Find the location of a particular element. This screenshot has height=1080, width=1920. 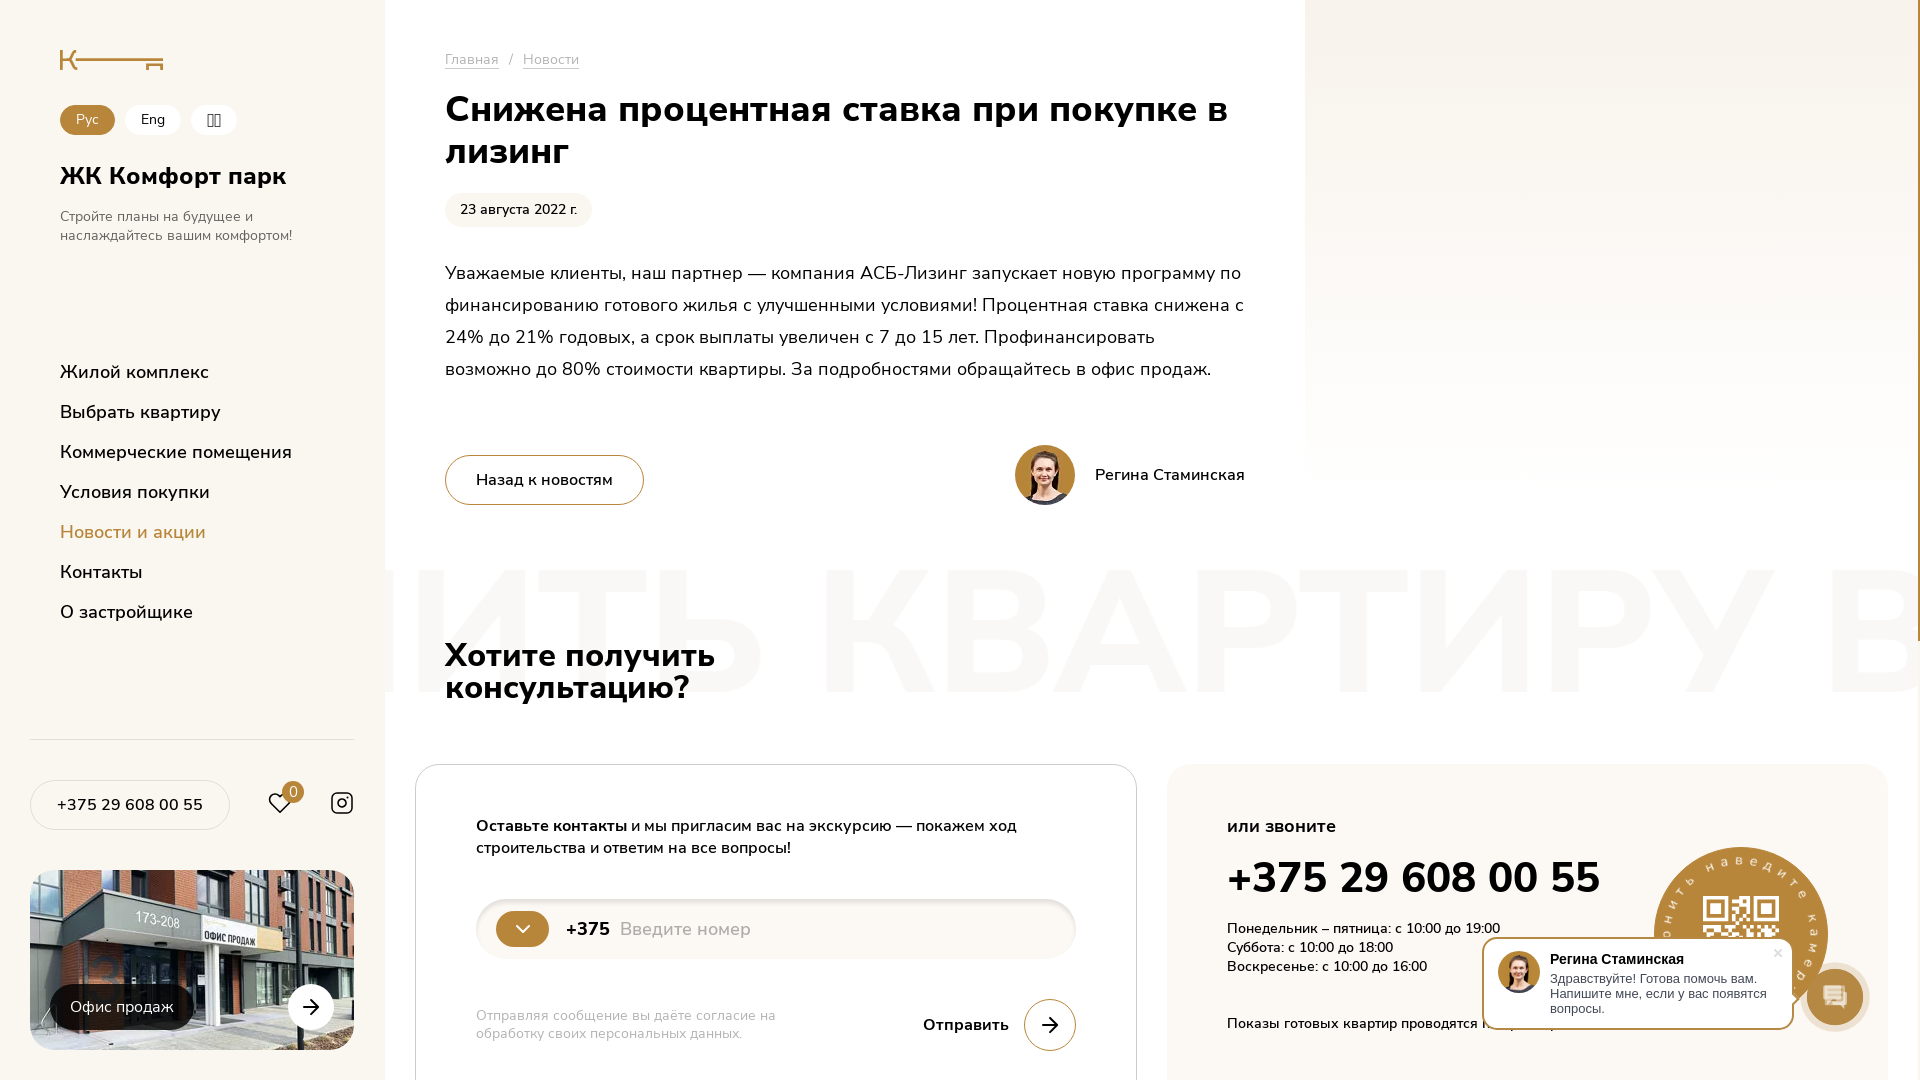

'+375 29 608 00 55' is located at coordinates (57, 804).